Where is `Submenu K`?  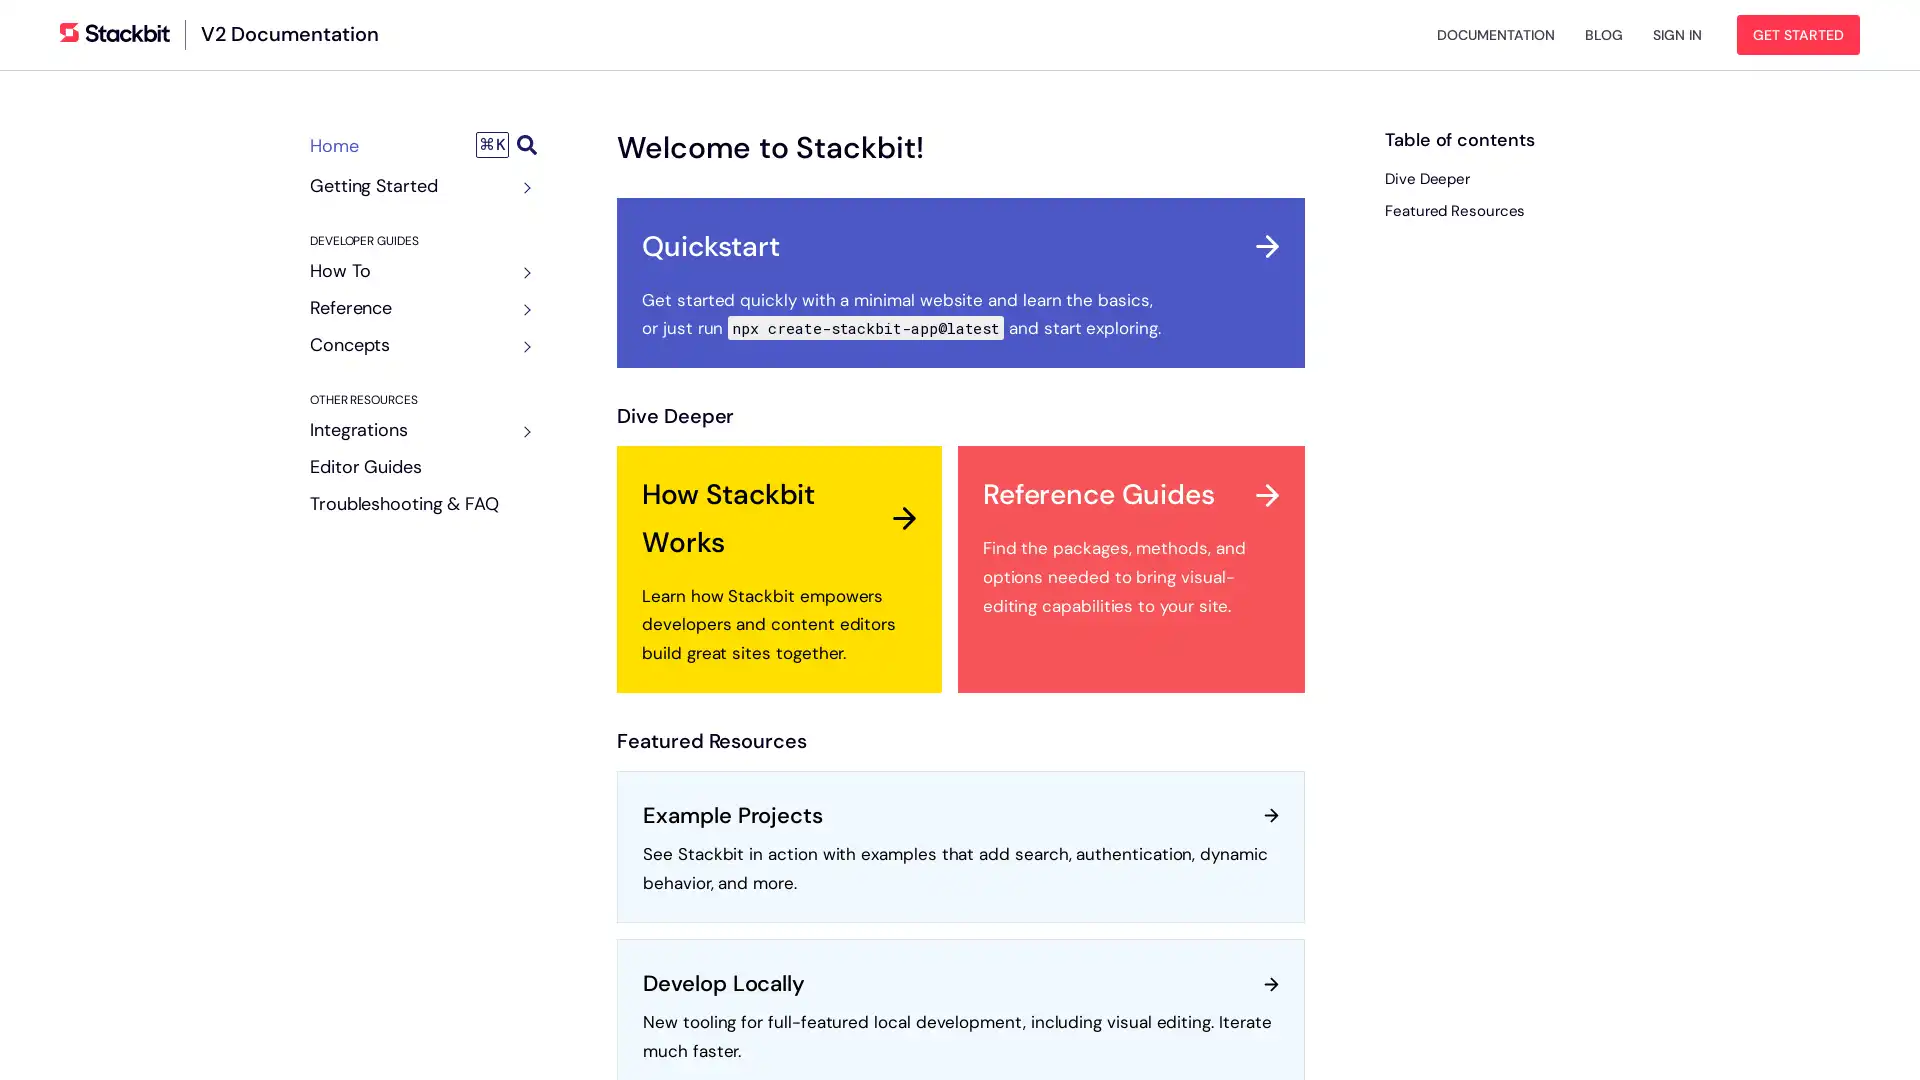 Submenu K is located at coordinates (506, 144).